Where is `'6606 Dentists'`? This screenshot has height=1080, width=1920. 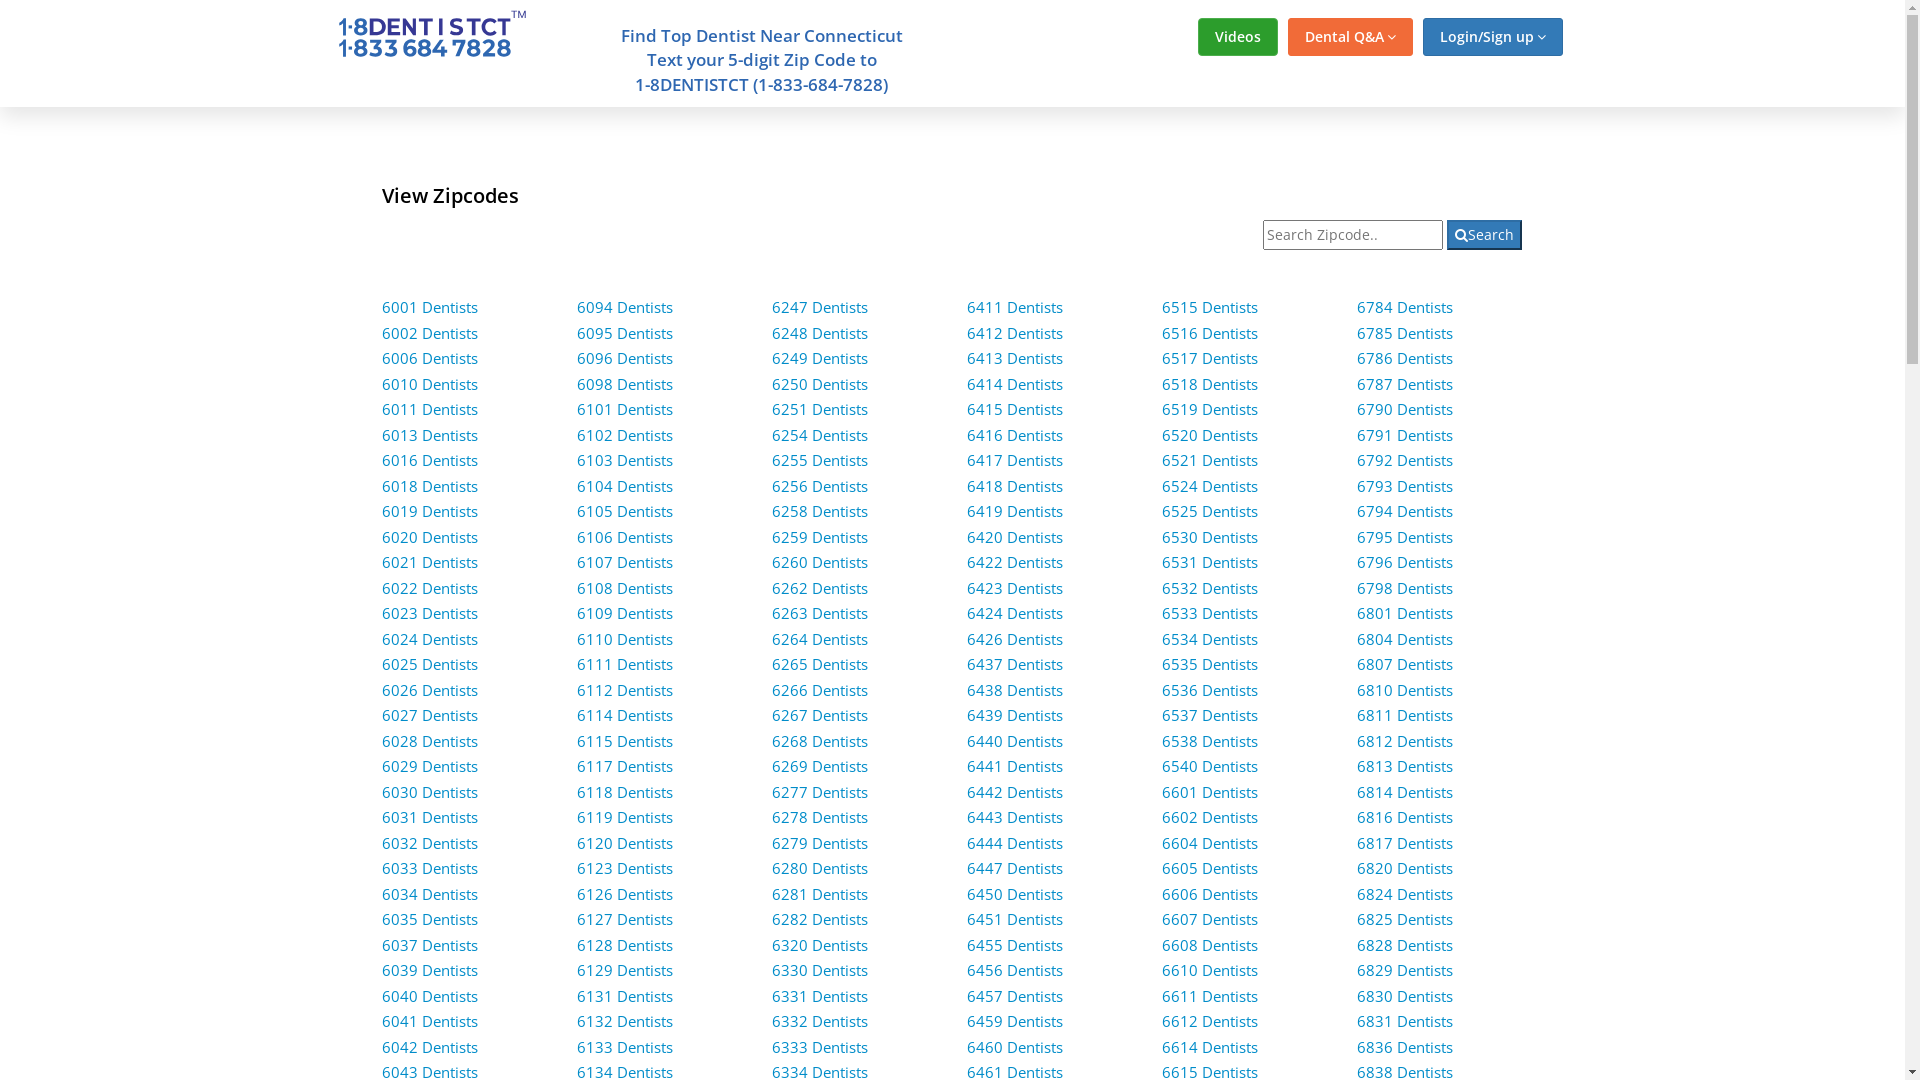
'6606 Dentists' is located at coordinates (1208, 893).